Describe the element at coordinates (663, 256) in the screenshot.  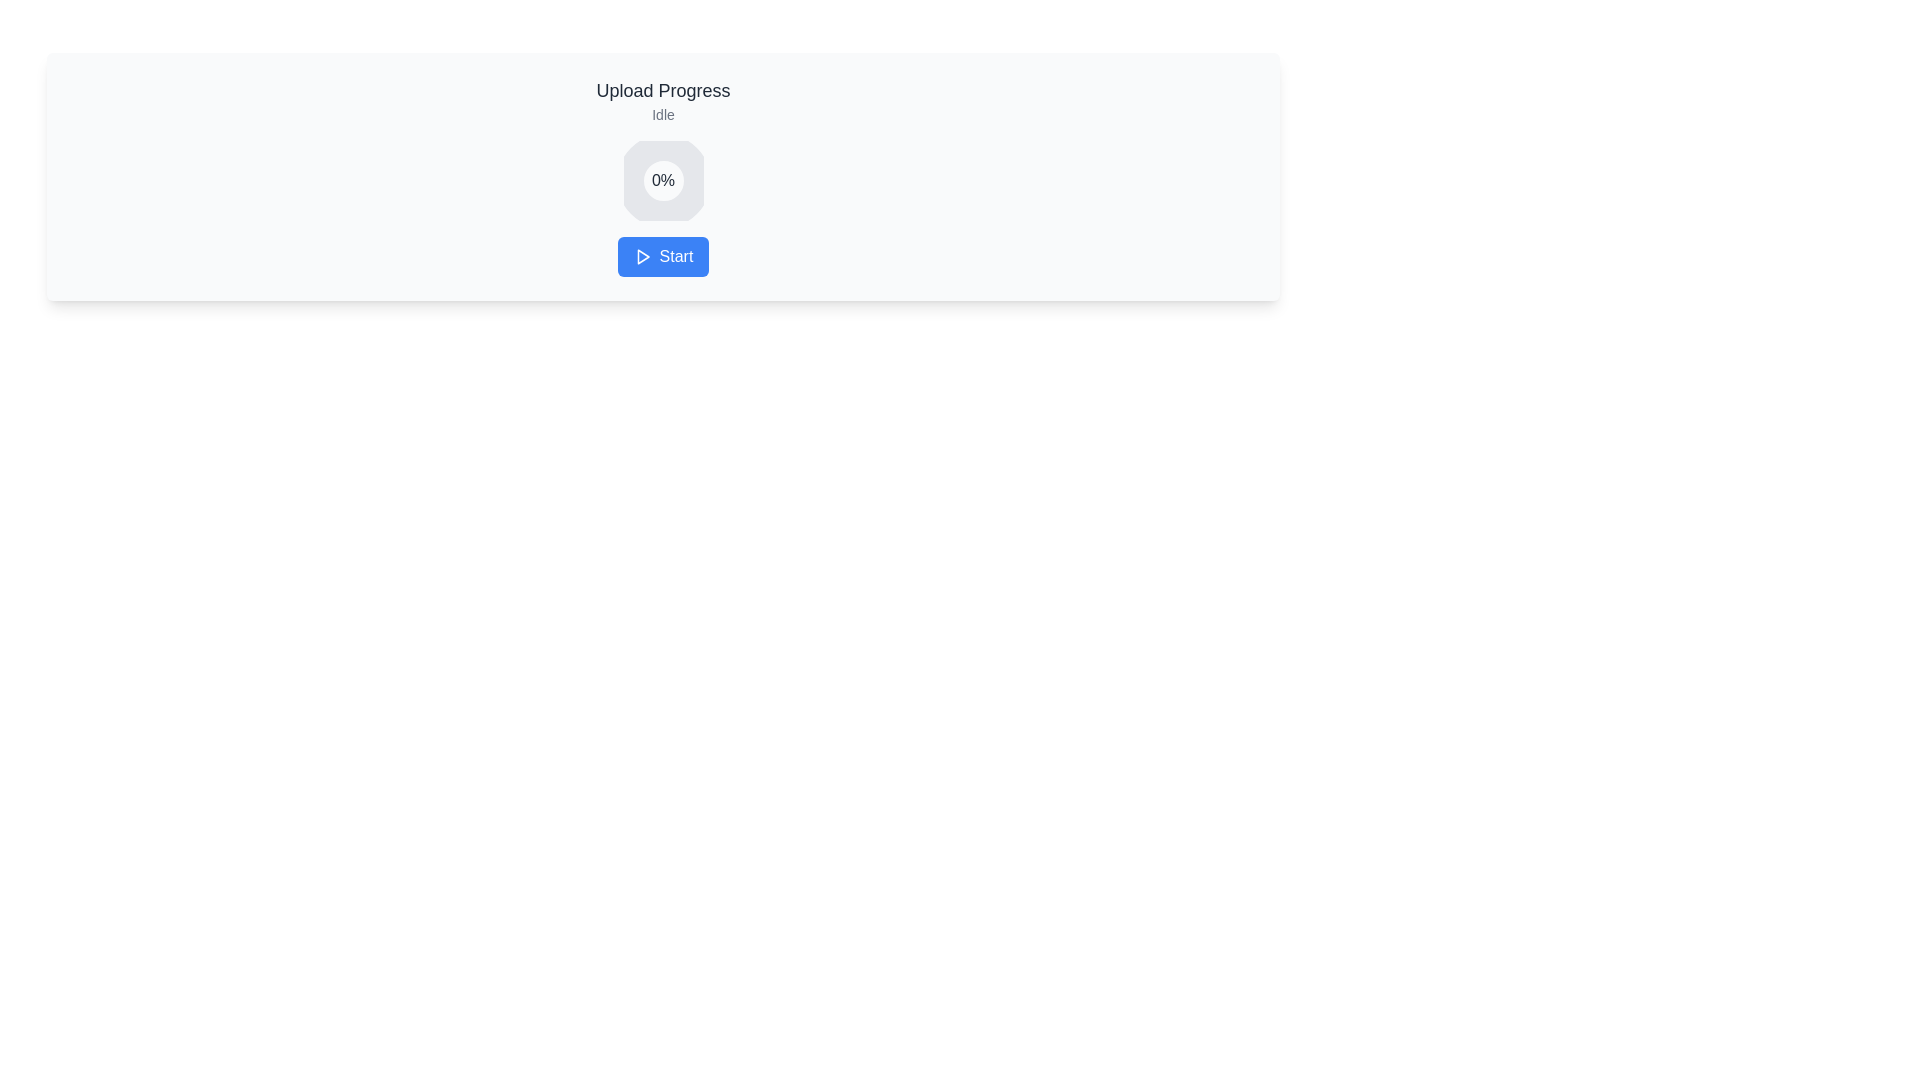
I see `the rectangular button with a blue background and white text reading 'Start'` at that location.